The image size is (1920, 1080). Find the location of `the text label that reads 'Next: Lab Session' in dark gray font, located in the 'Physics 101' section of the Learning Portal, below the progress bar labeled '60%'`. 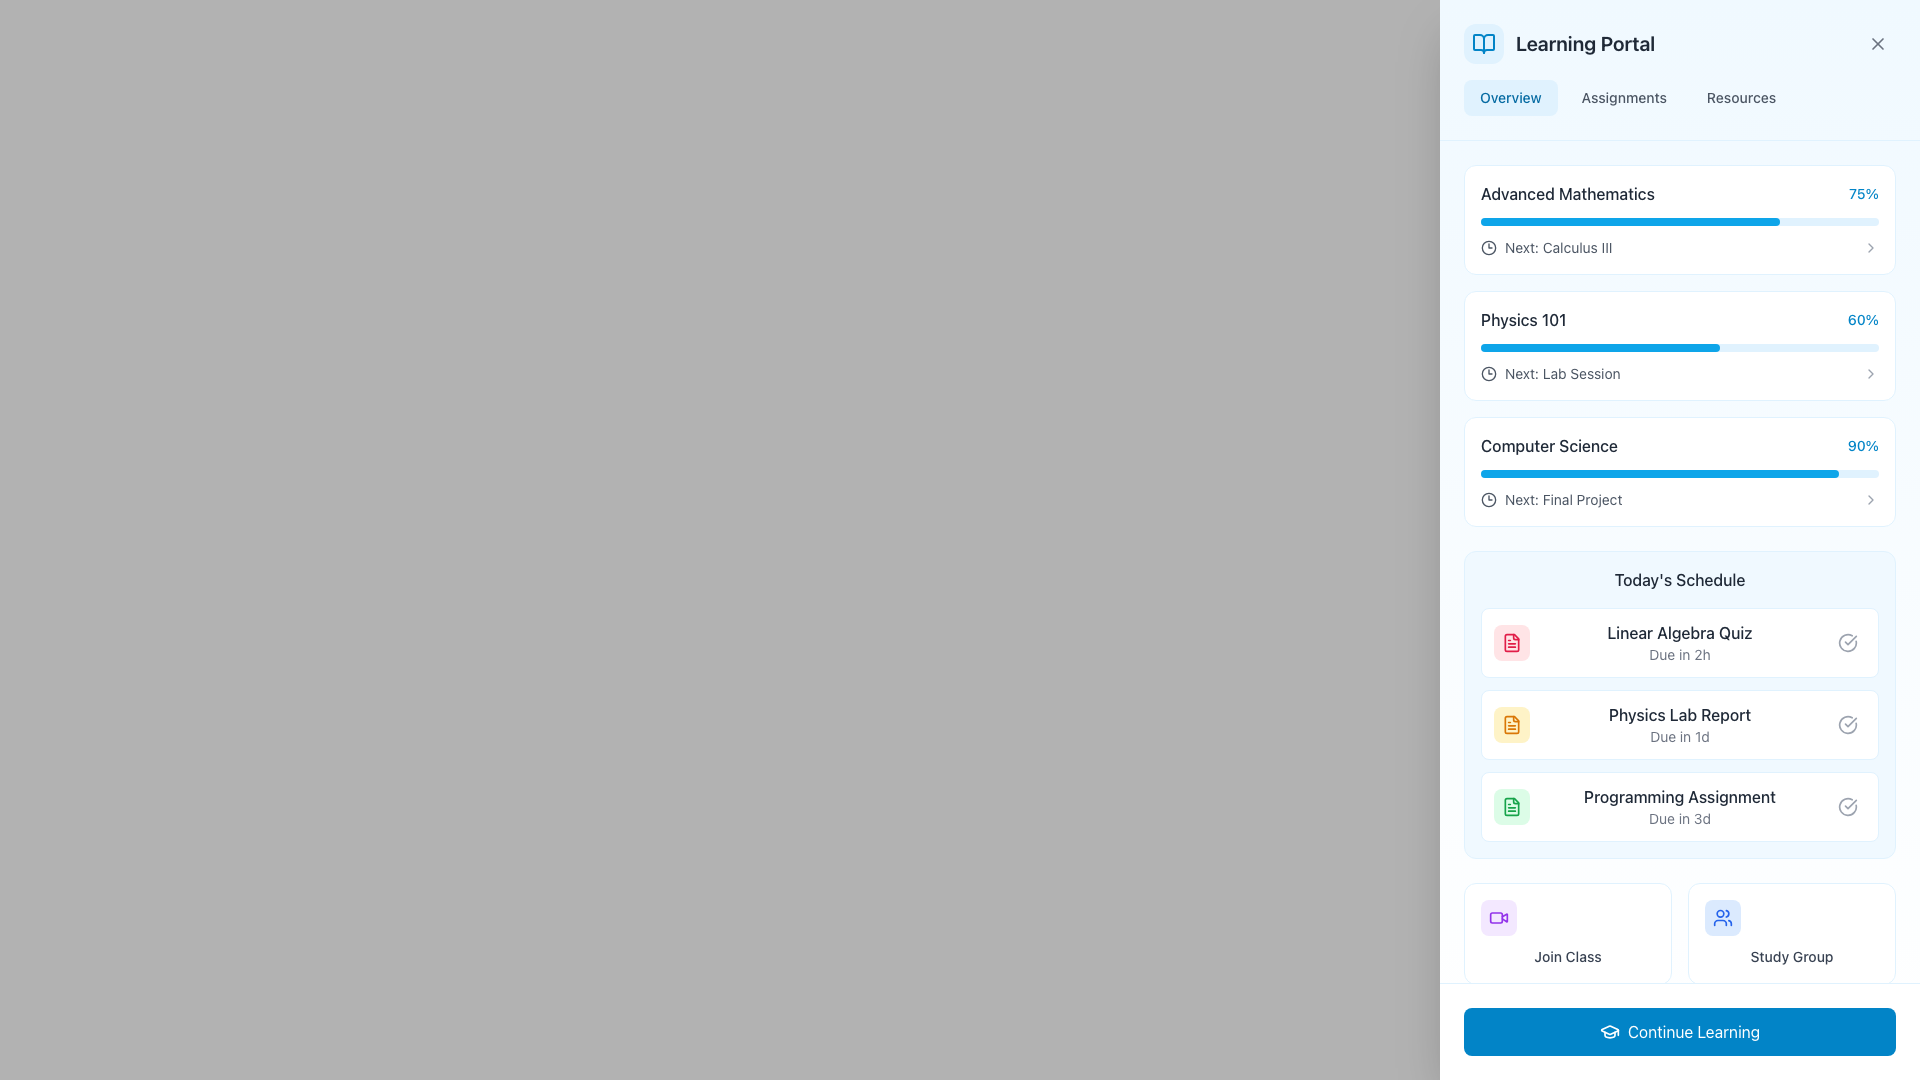

the text label that reads 'Next: Lab Session' in dark gray font, located in the 'Physics 101' section of the Learning Portal, below the progress bar labeled '60%' is located at coordinates (1561, 374).